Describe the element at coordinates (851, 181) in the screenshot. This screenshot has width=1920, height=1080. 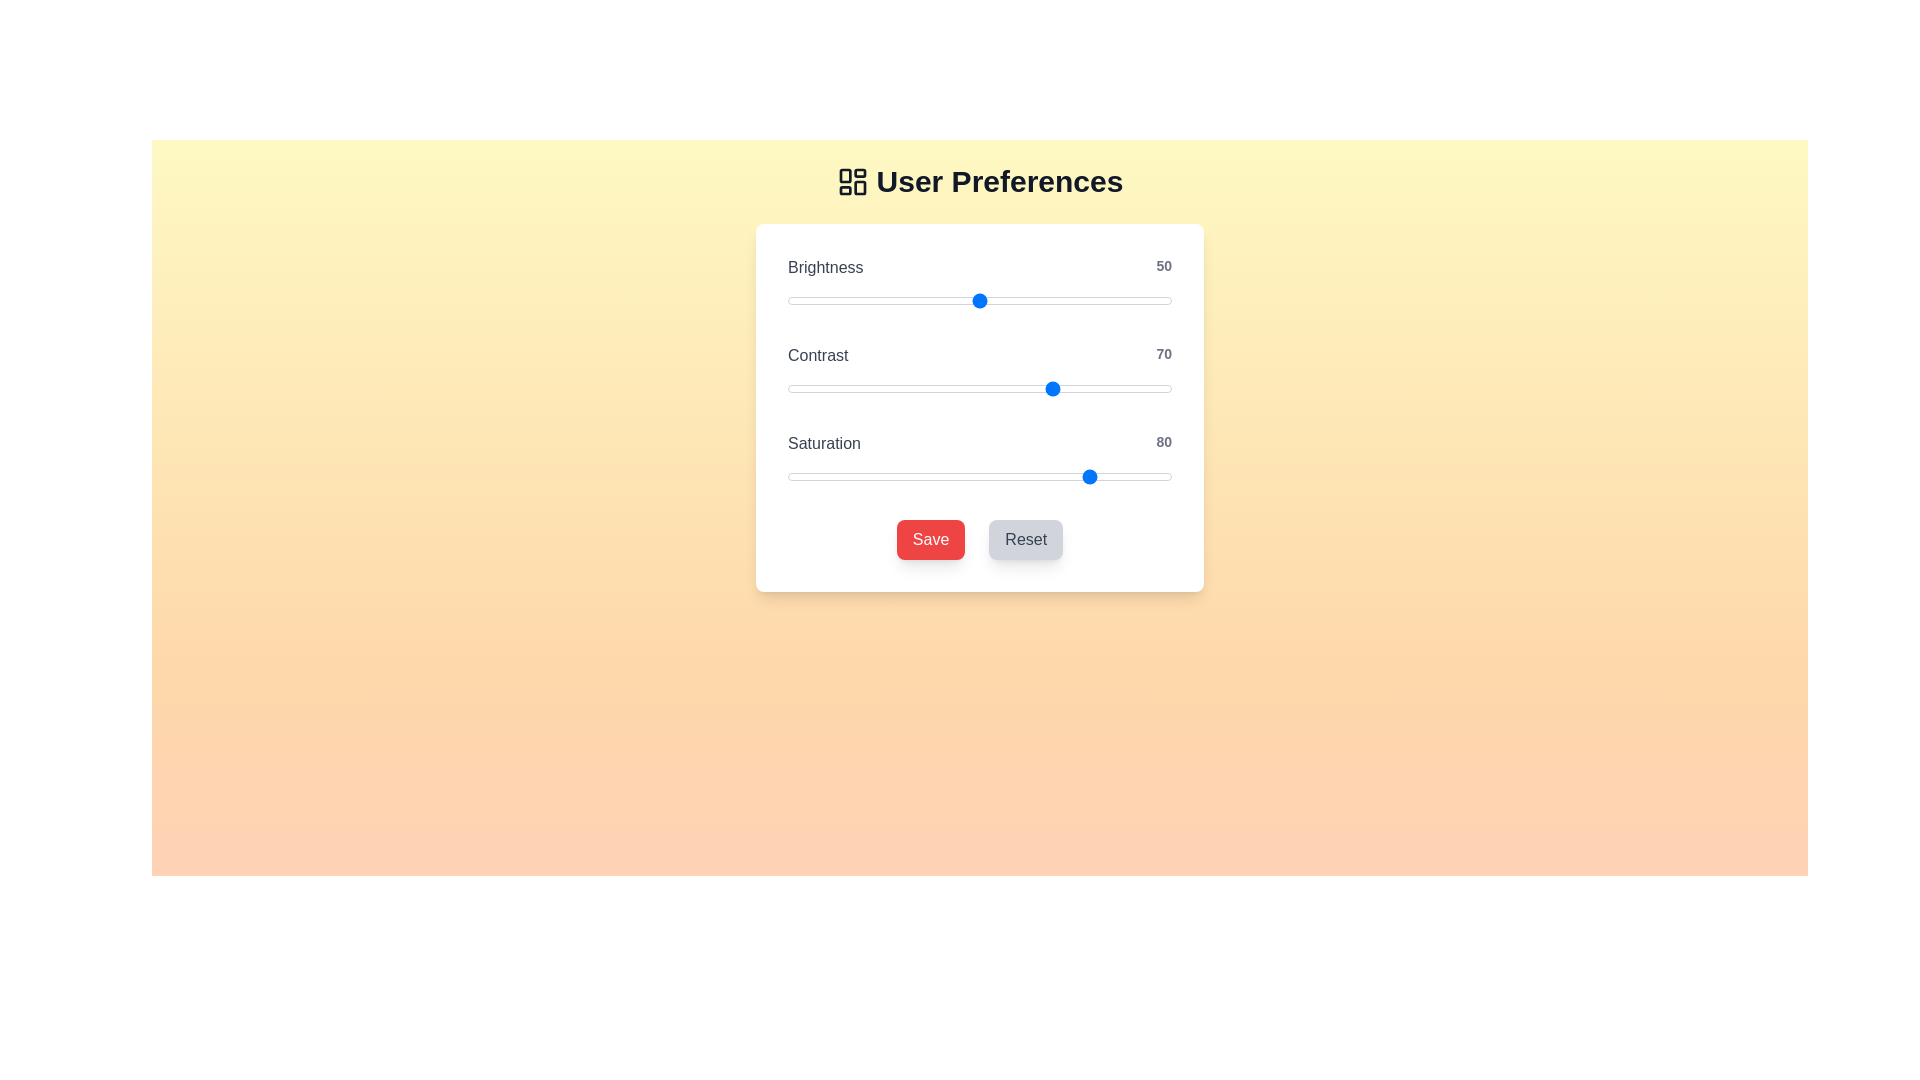
I see `icon next to the heading to highlight it` at that location.